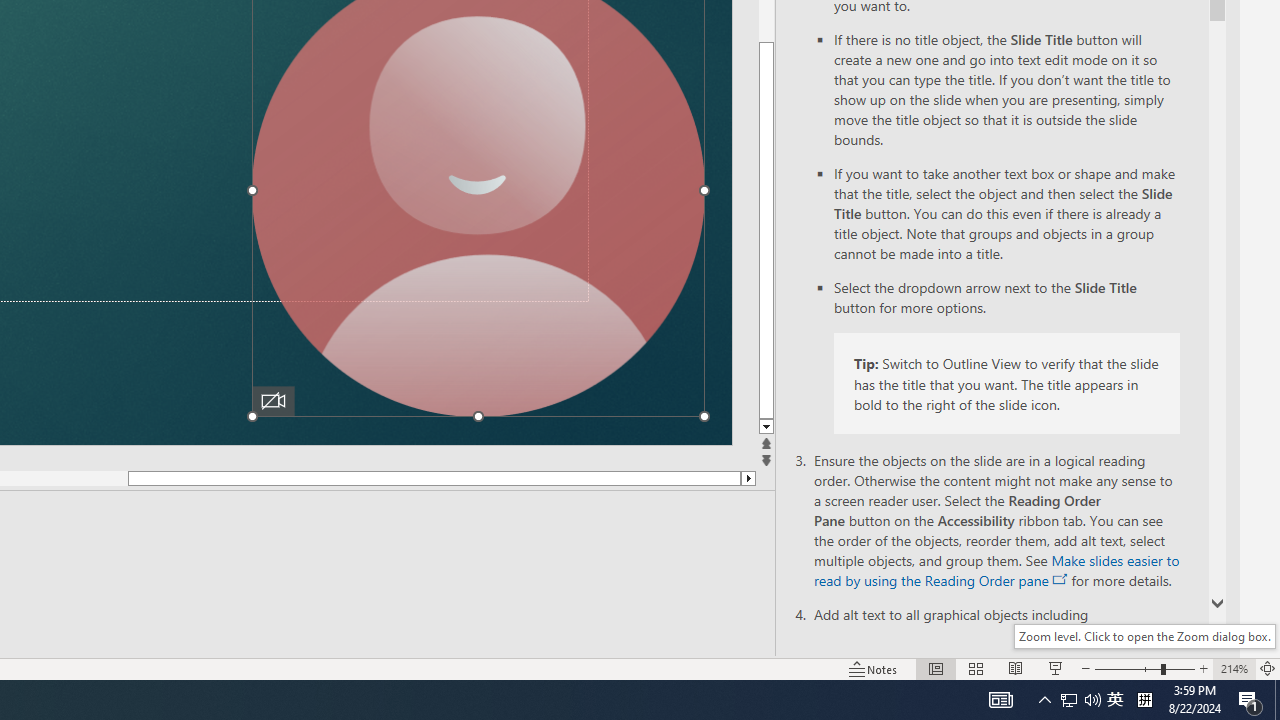 The image size is (1280, 720). Describe the element at coordinates (1233, 669) in the screenshot. I see `'Zoom 214%'` at that location.